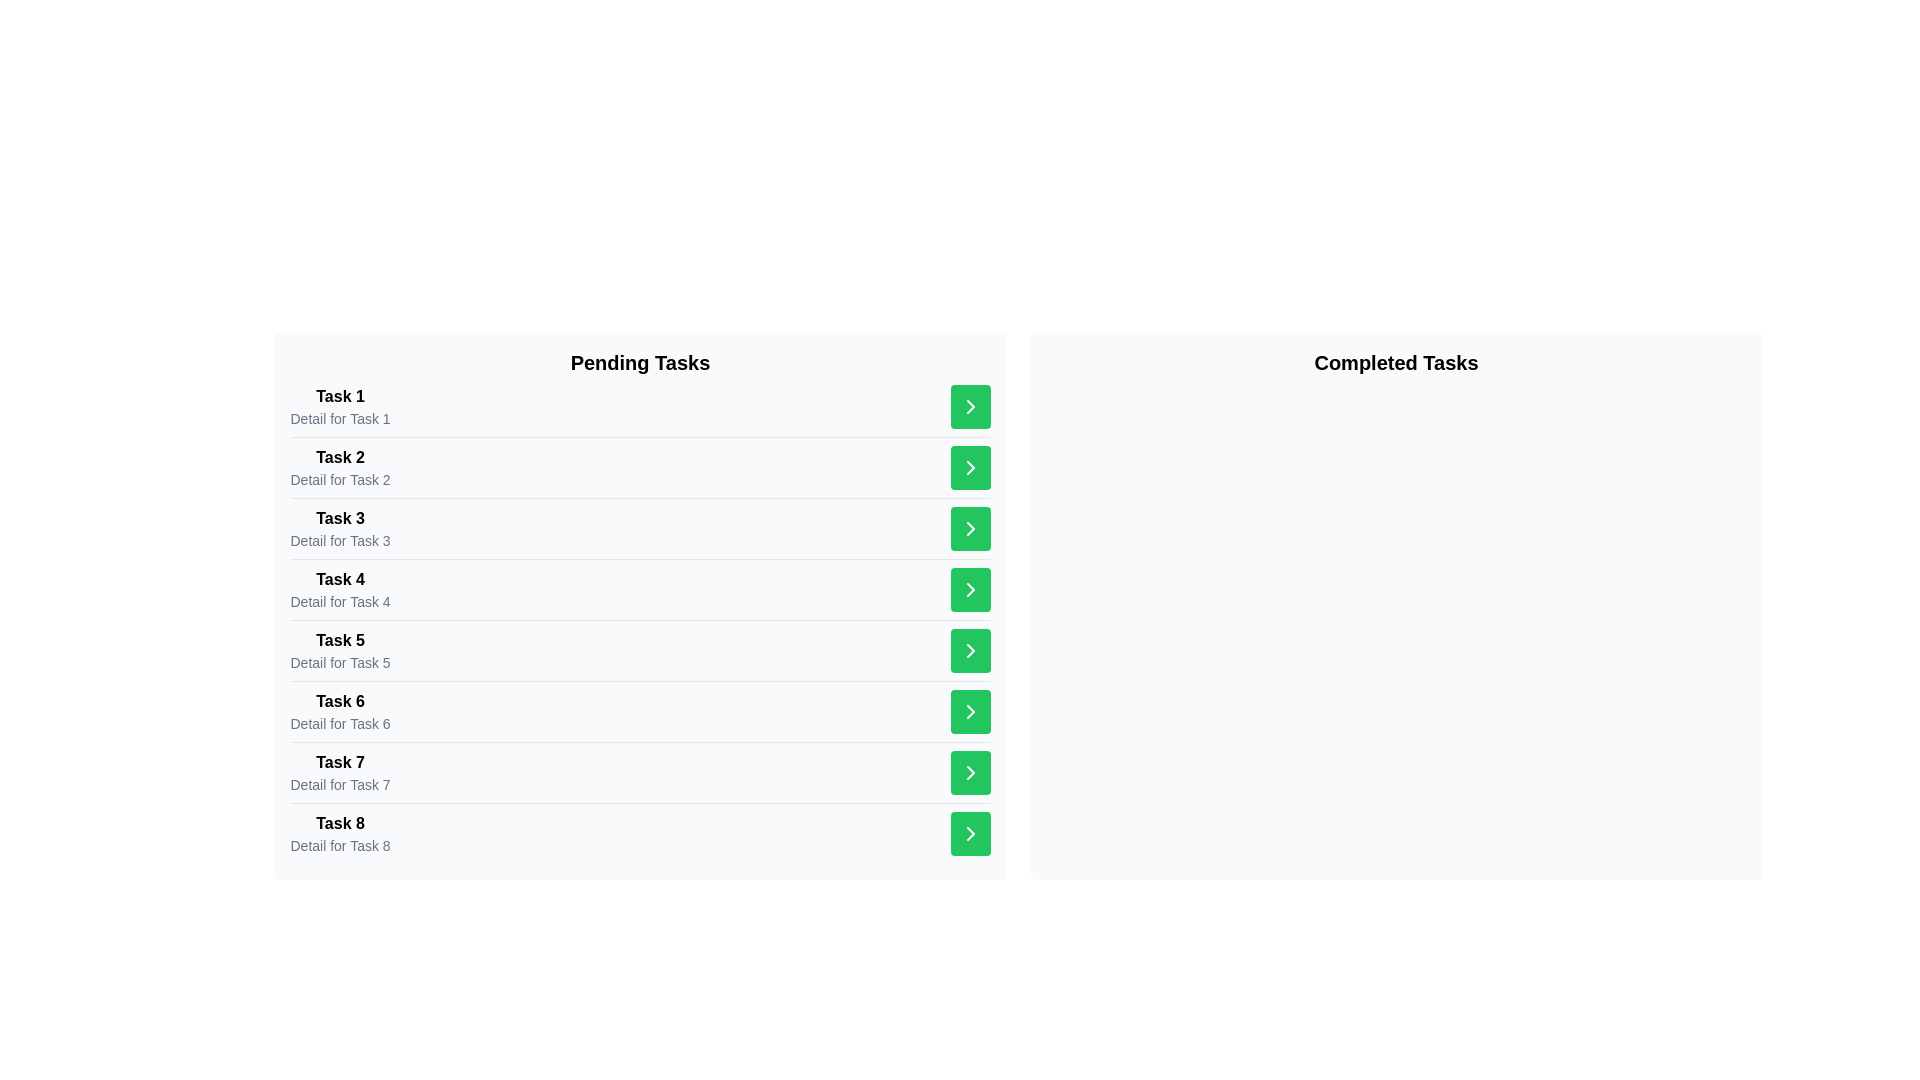  I want to click on the right-facing chevron icon inside the green button located in the row for 'Task 4' within the 'Pending Tasks' section to initiate a task-specific action, so click(970, 467).